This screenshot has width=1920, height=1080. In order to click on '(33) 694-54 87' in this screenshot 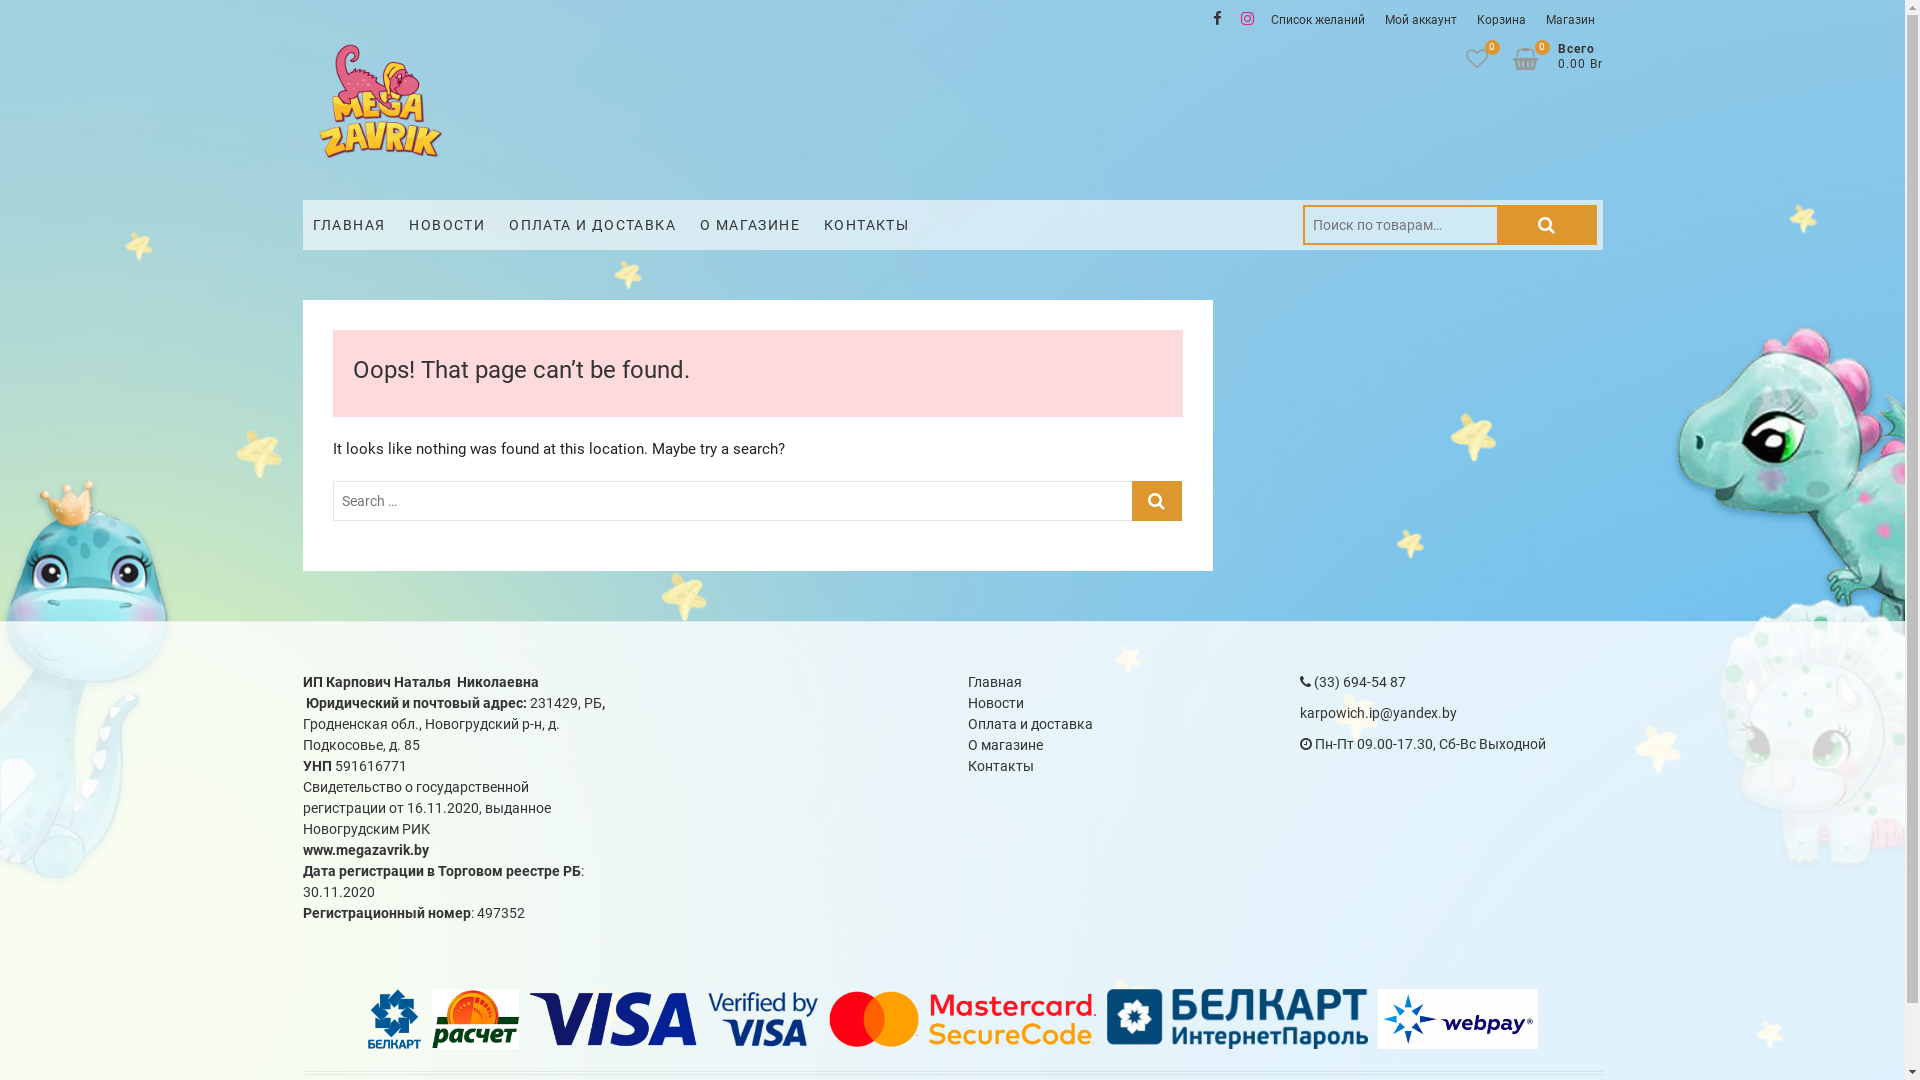, I will do `click(1353, 681)`.